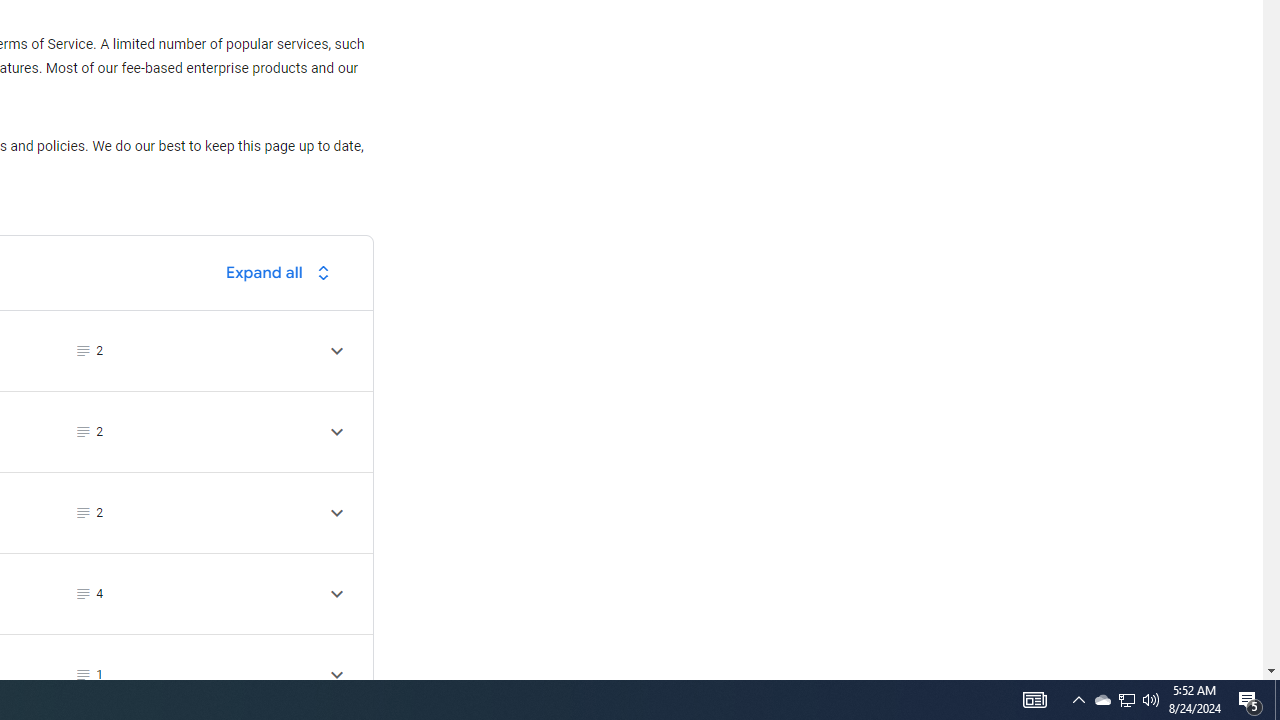  I want to click on 'Expand all', so click(282, 272).